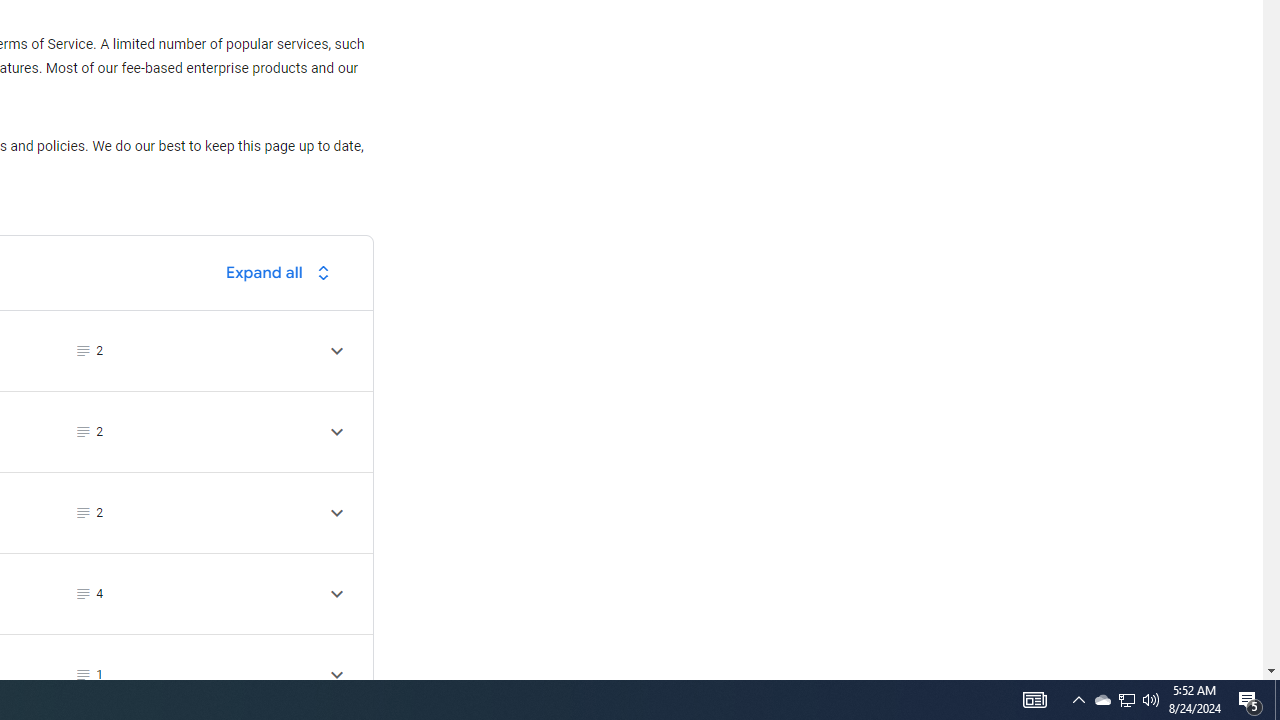  I want to click on 'Expand all', so click(282, 272).